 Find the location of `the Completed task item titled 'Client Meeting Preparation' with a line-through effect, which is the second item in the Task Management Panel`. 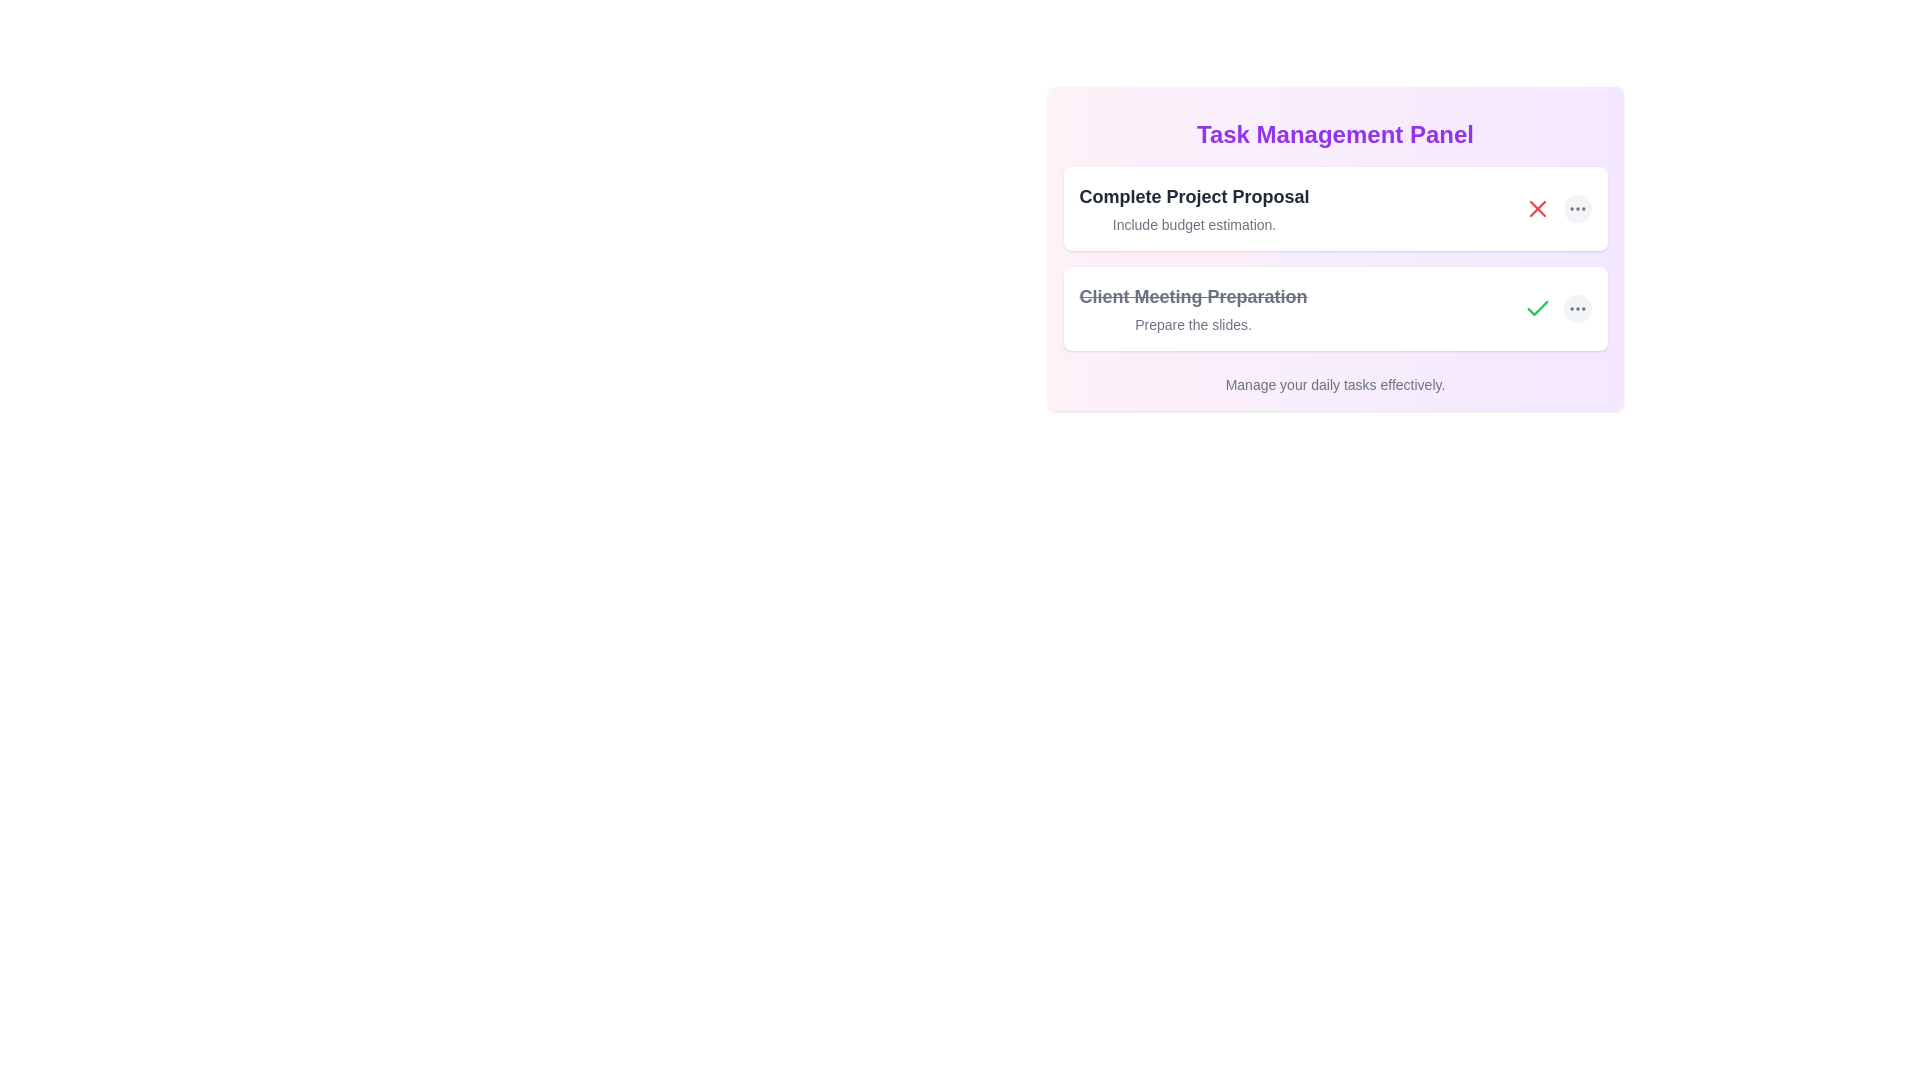

the Completed task item titled 'Client Meeting Preparation' with a line-through effect, which is the second item in the Task Management Panel is located at coordinates (1193, 308).